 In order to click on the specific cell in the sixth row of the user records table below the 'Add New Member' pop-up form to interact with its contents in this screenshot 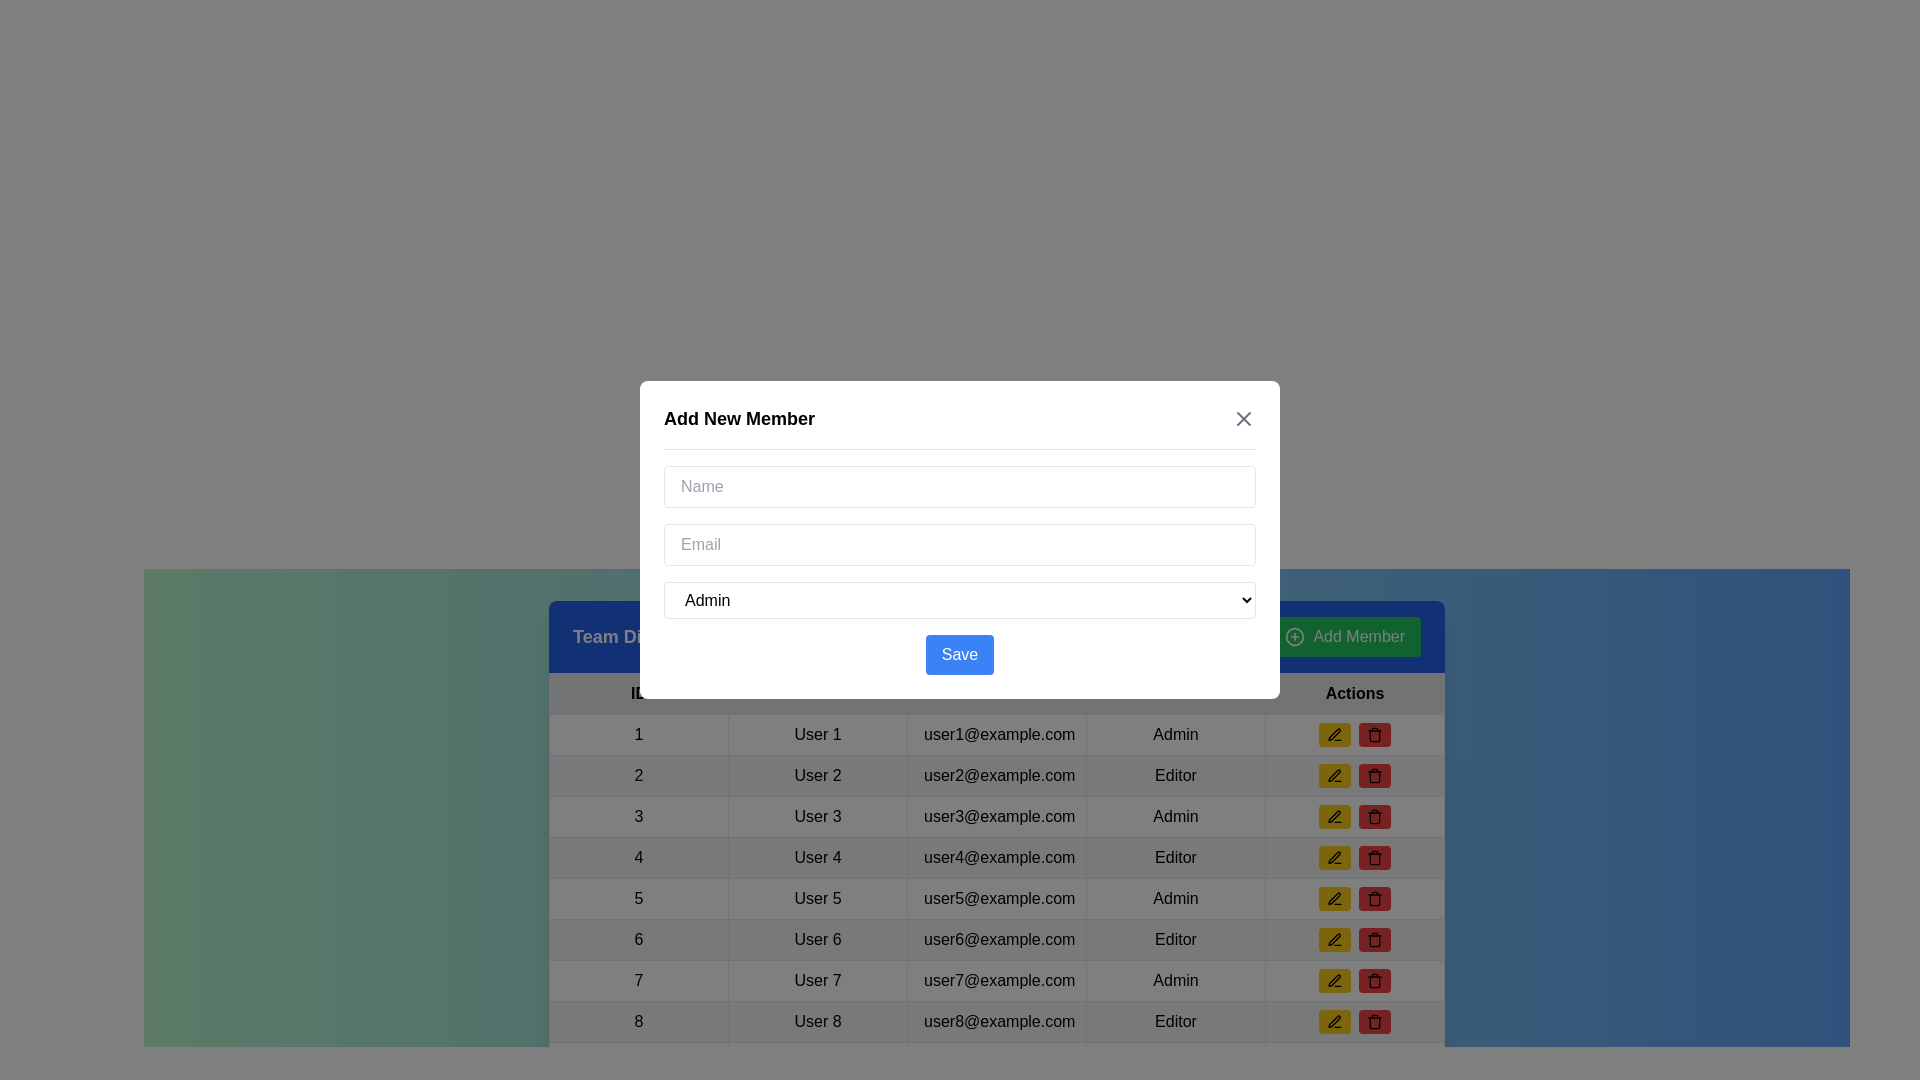, I will do `click(997, 940)`.